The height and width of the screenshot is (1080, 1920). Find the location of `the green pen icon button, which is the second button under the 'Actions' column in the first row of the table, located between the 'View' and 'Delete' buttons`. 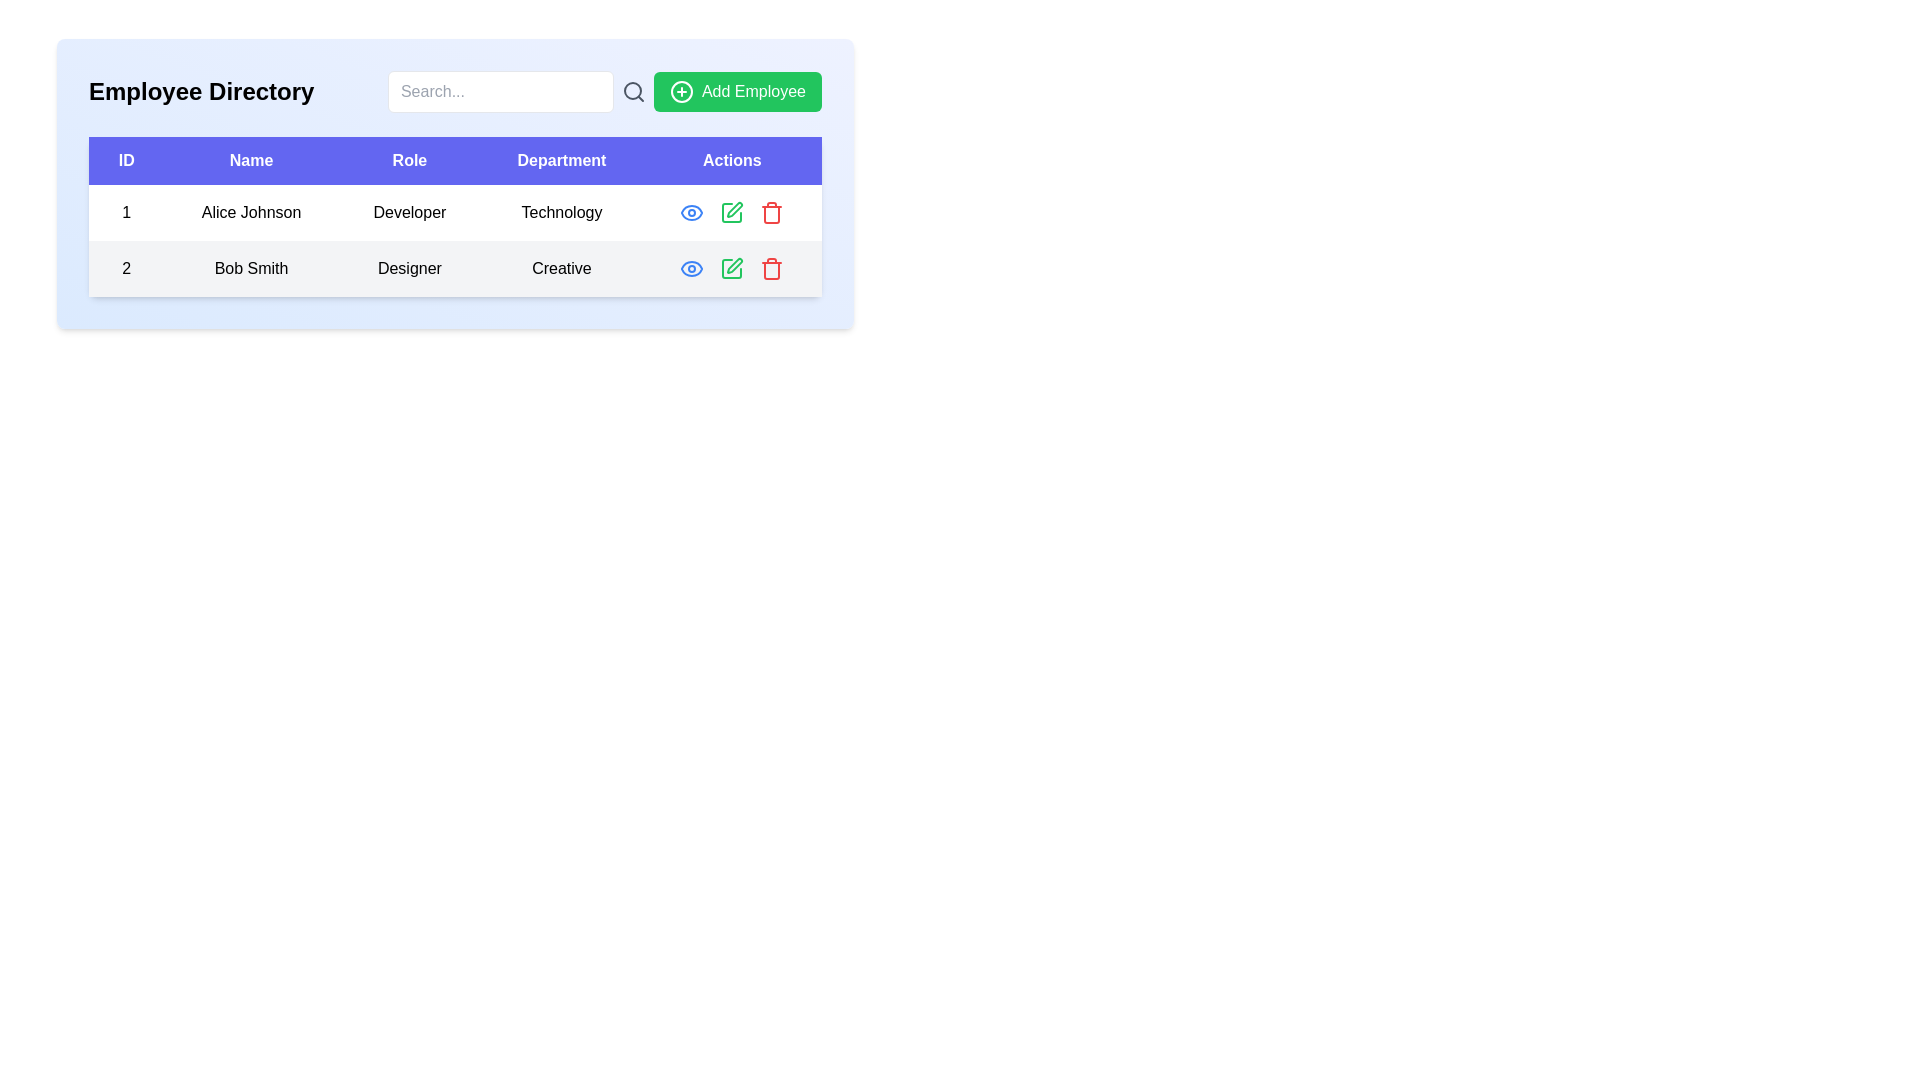

the green pen icon button, which is the second button under the 'Actions' column in the first row of the table, located between the 'View' and 'Delete' buttons is located at coordinates (731, 212).